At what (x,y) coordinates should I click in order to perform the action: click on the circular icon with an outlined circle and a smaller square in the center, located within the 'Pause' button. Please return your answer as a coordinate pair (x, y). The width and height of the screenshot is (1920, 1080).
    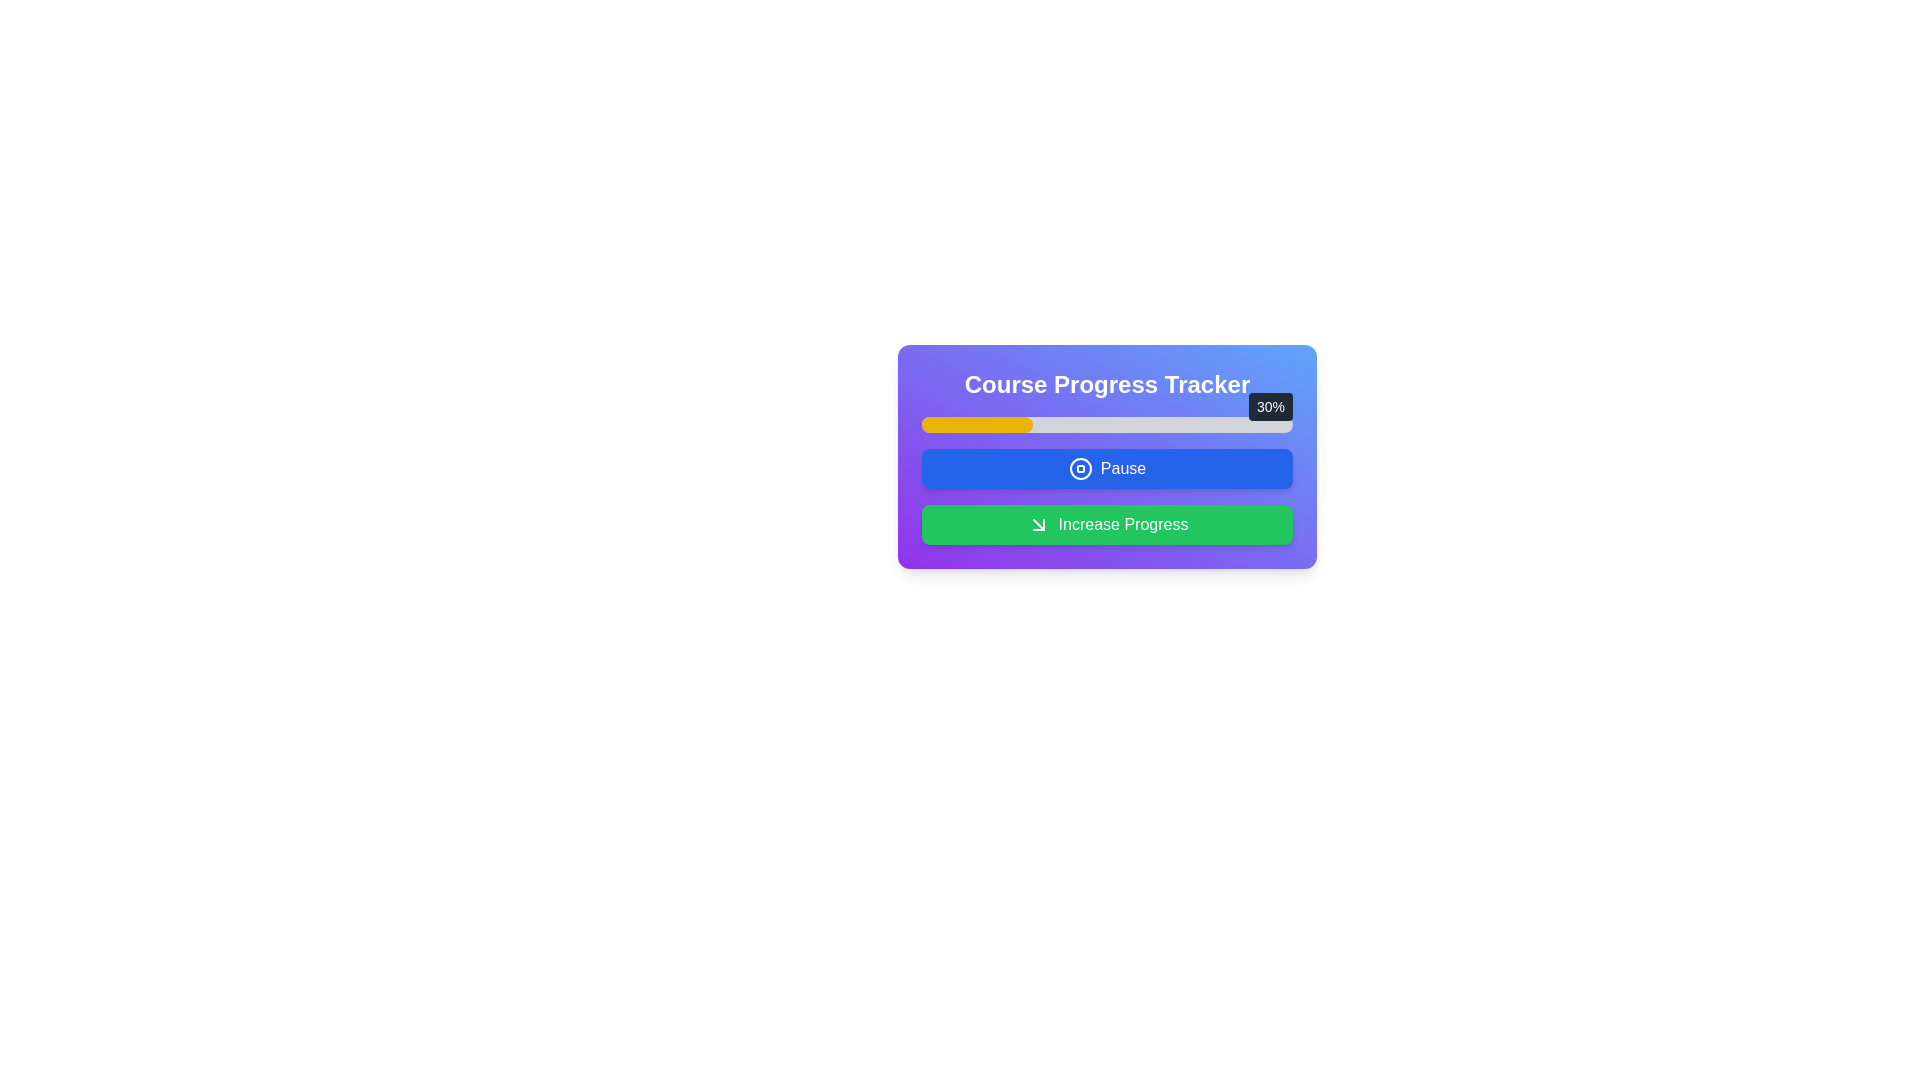
    Looking at the image, I should click on (1079, 469).